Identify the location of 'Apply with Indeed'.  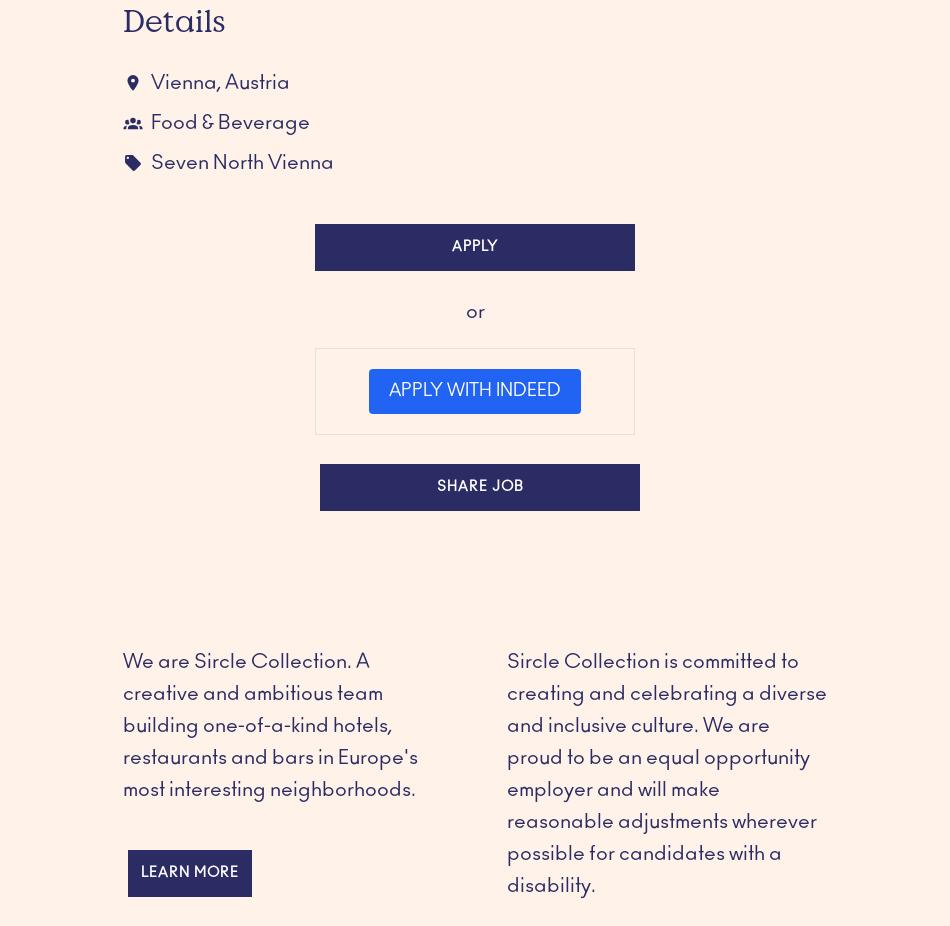
(475, 390).